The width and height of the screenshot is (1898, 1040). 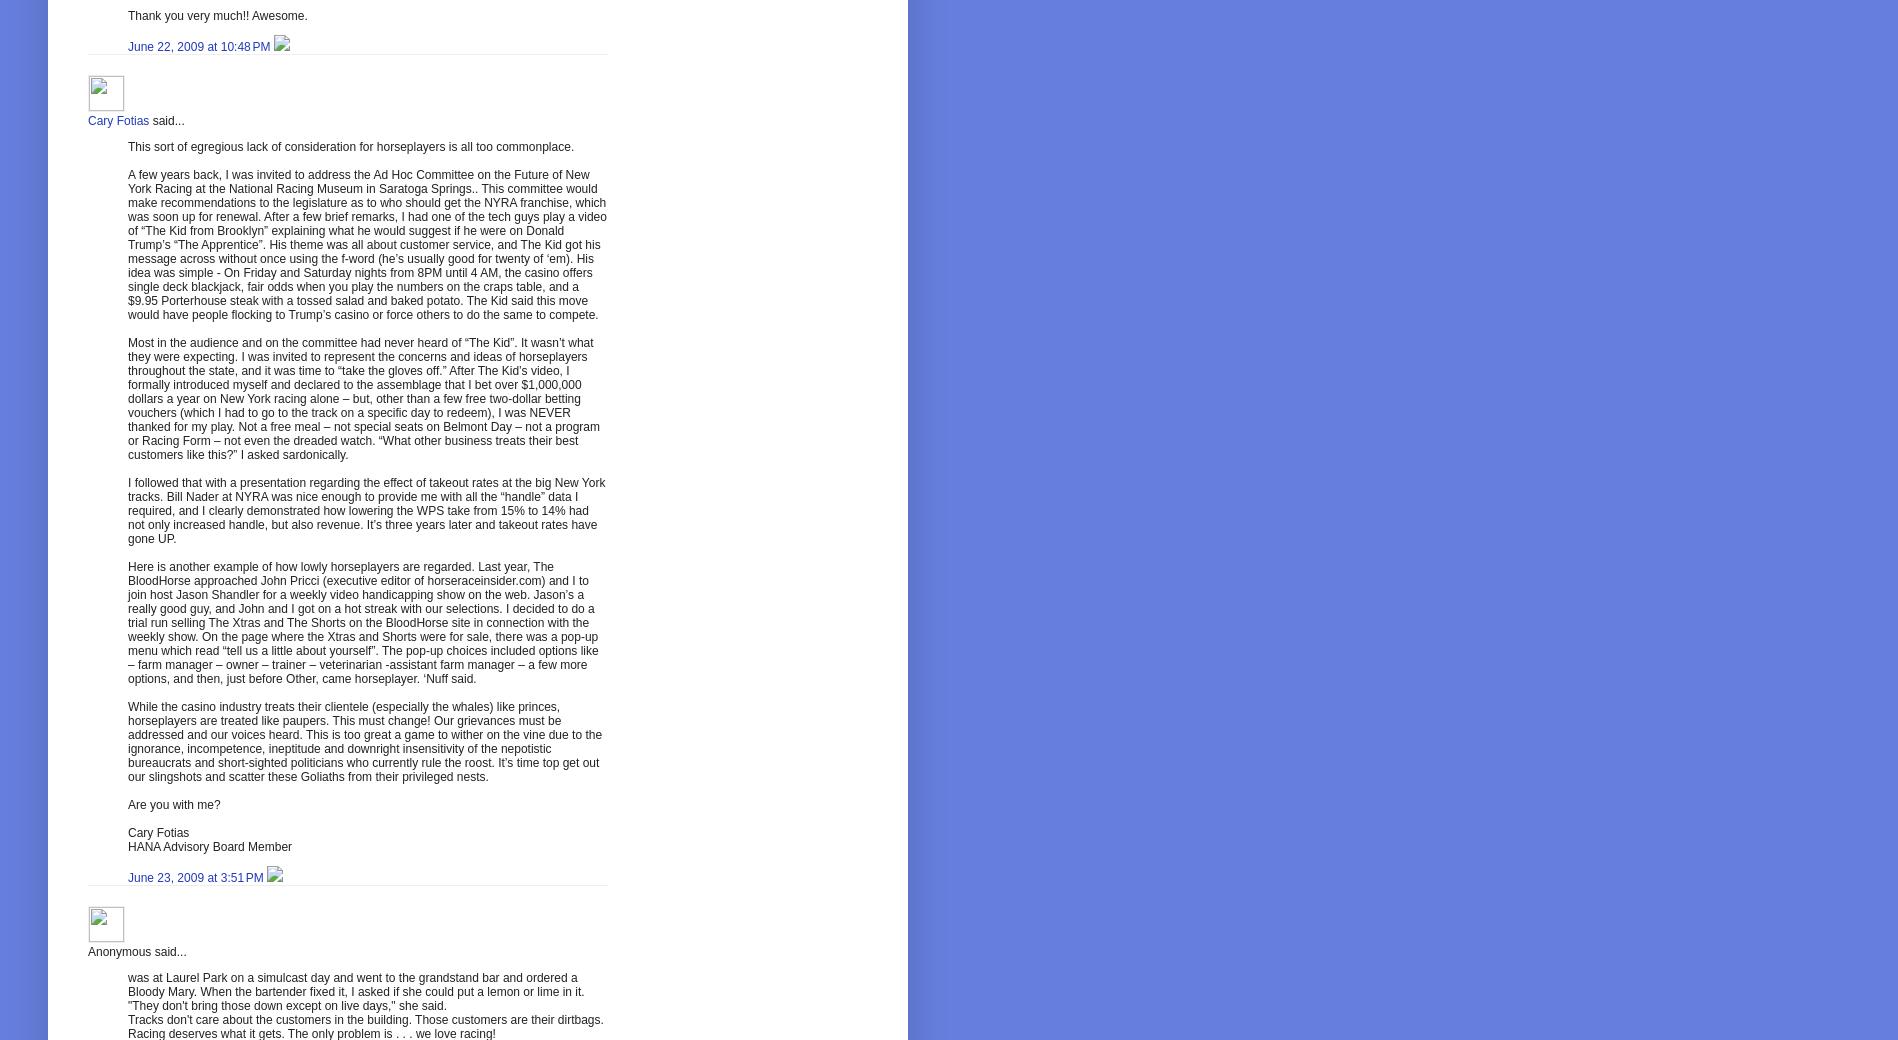 What do you see at coordinates (196, 876) in the screenshot?
I see `'June 23, 2009 at 3:51 PM'` at bounding box center [196, 876].